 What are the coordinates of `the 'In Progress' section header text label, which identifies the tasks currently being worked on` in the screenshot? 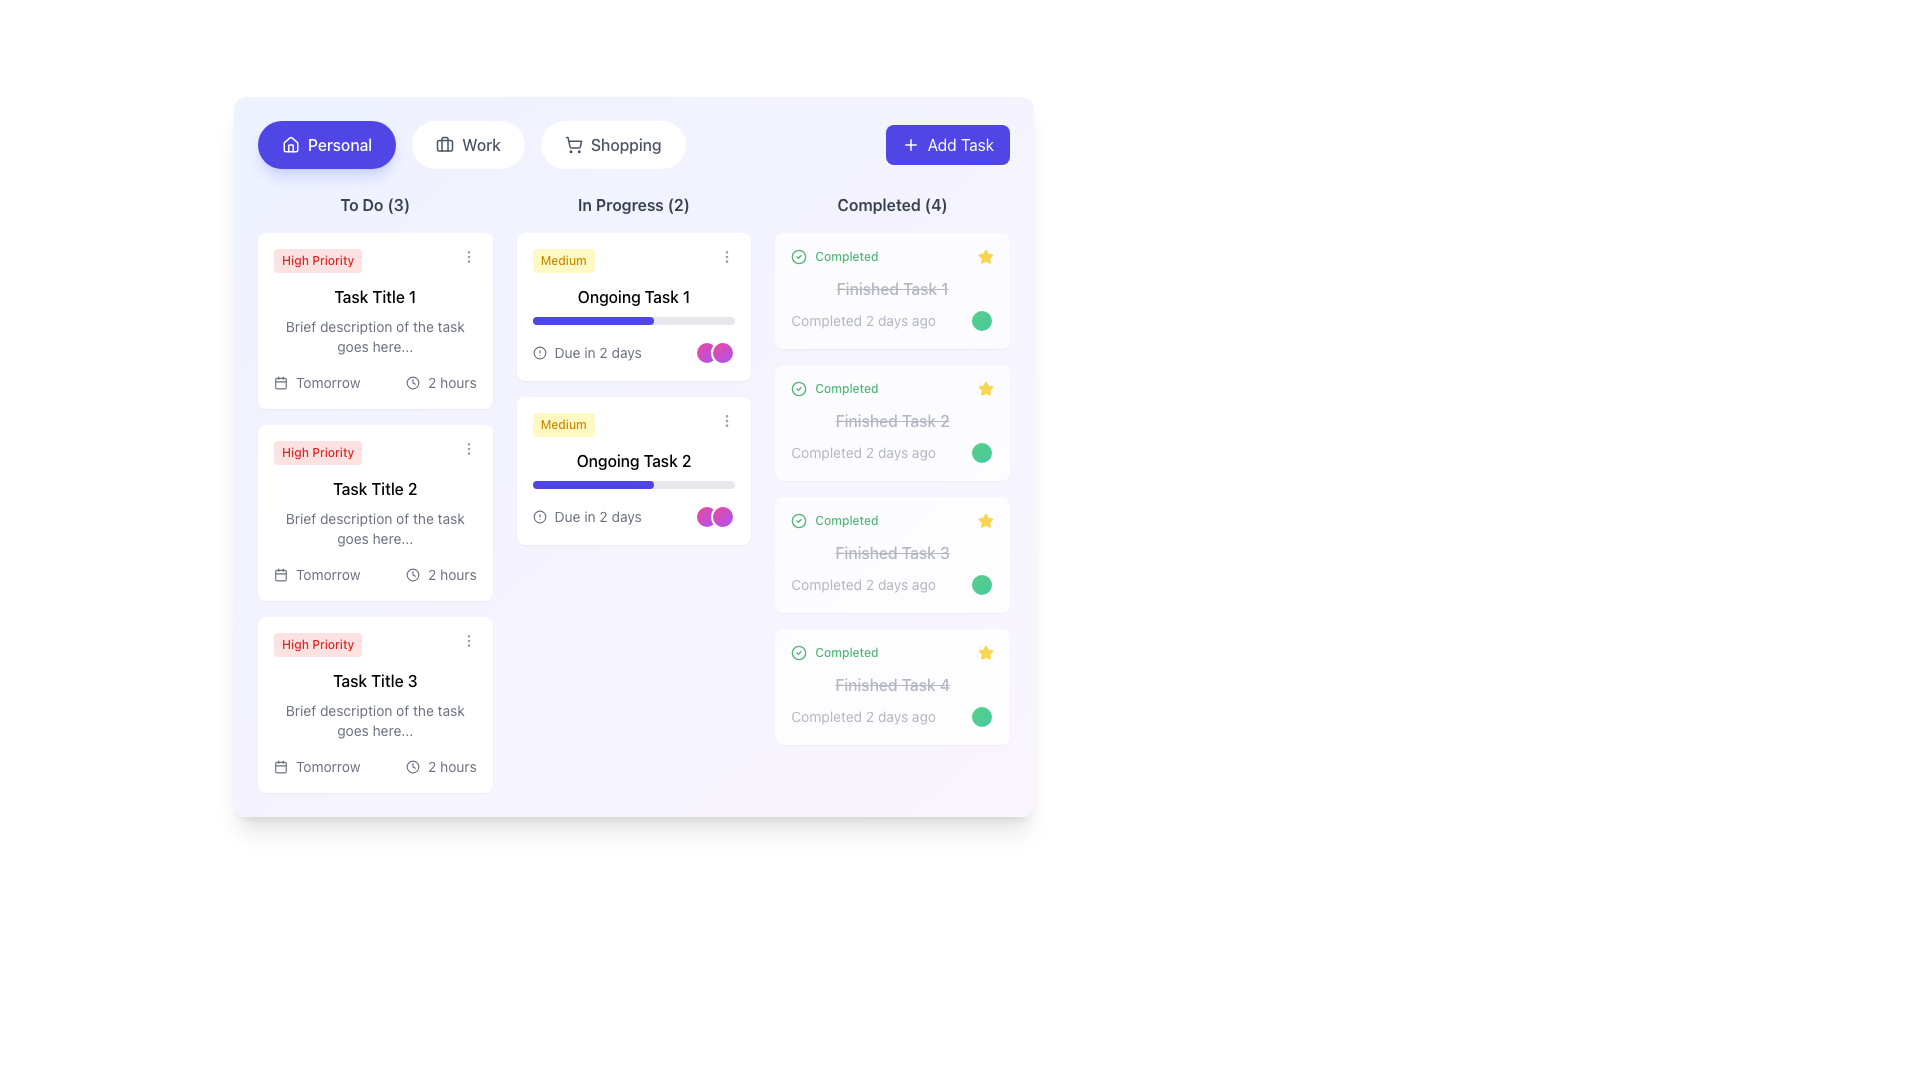 It's located at (632, 204).